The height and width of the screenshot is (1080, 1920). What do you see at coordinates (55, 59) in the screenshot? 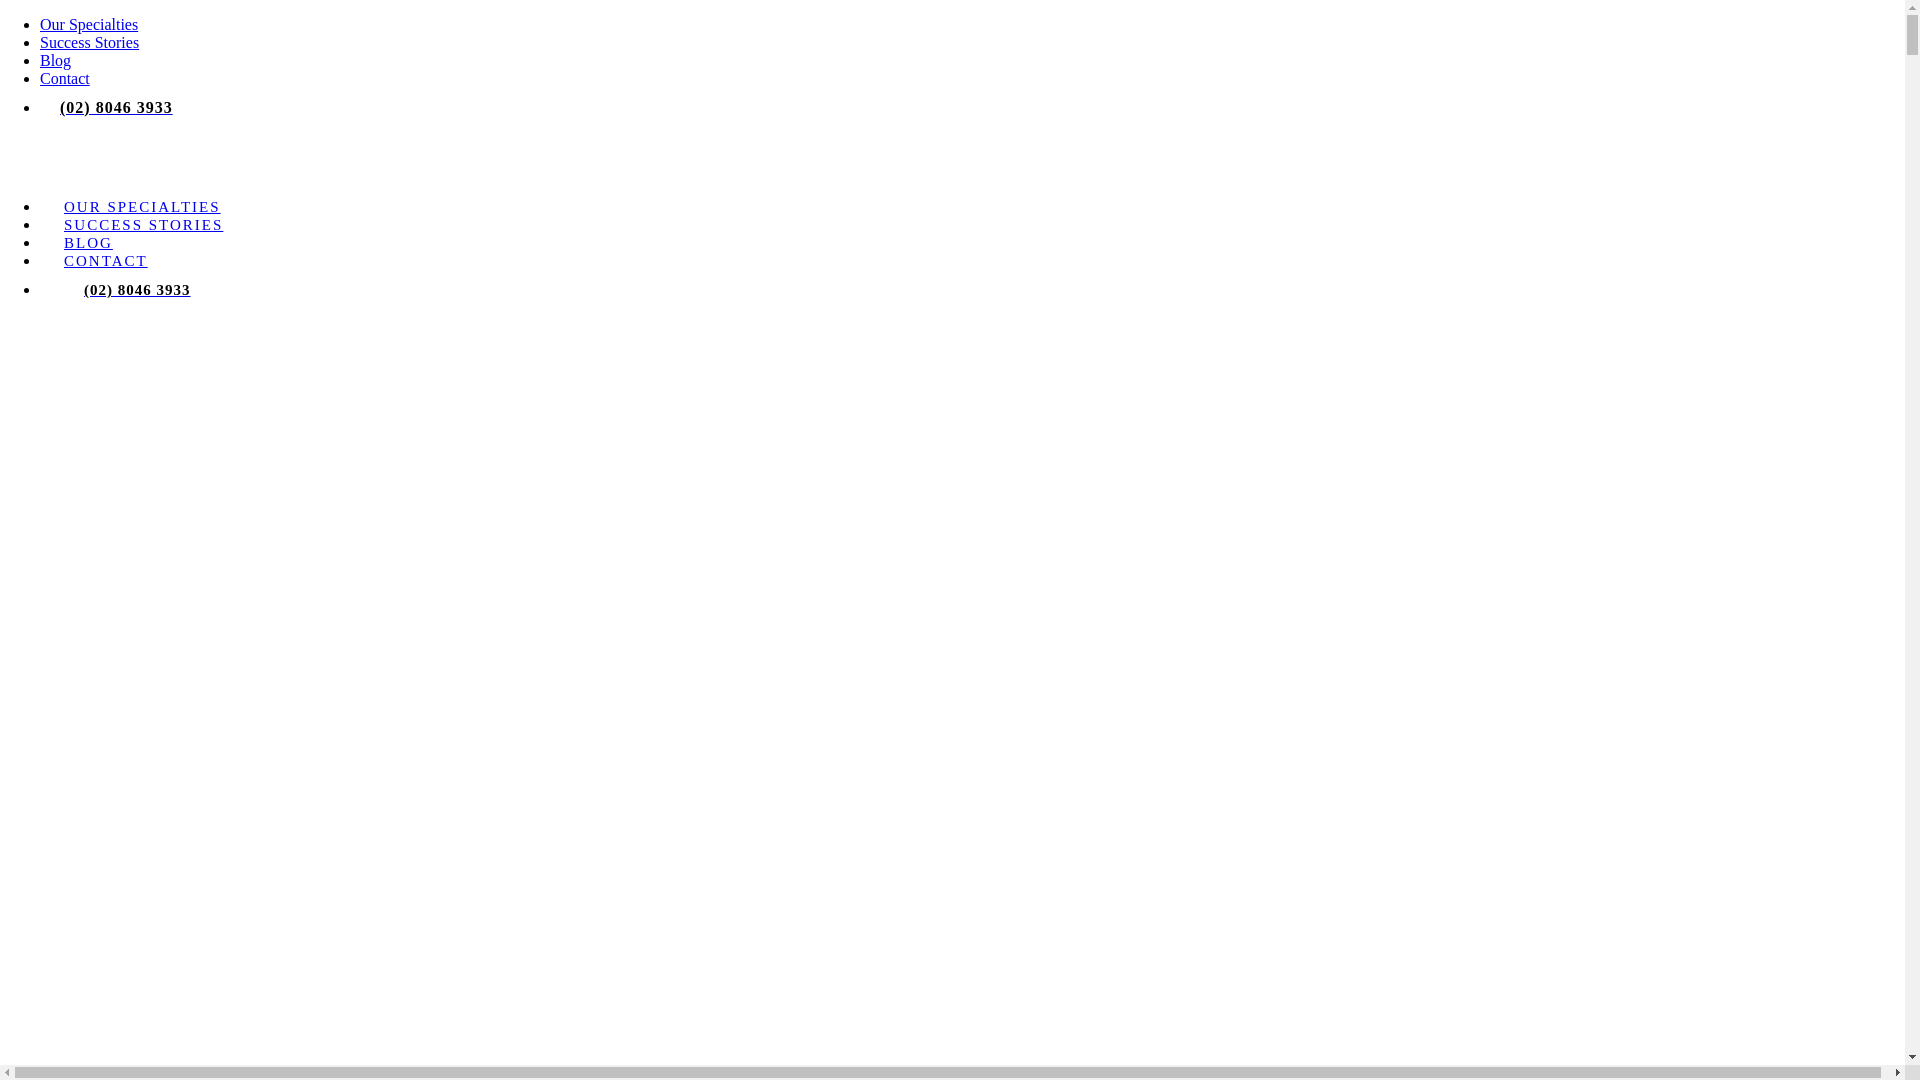
I see `'Blog'` at bounding box center [55, 59].